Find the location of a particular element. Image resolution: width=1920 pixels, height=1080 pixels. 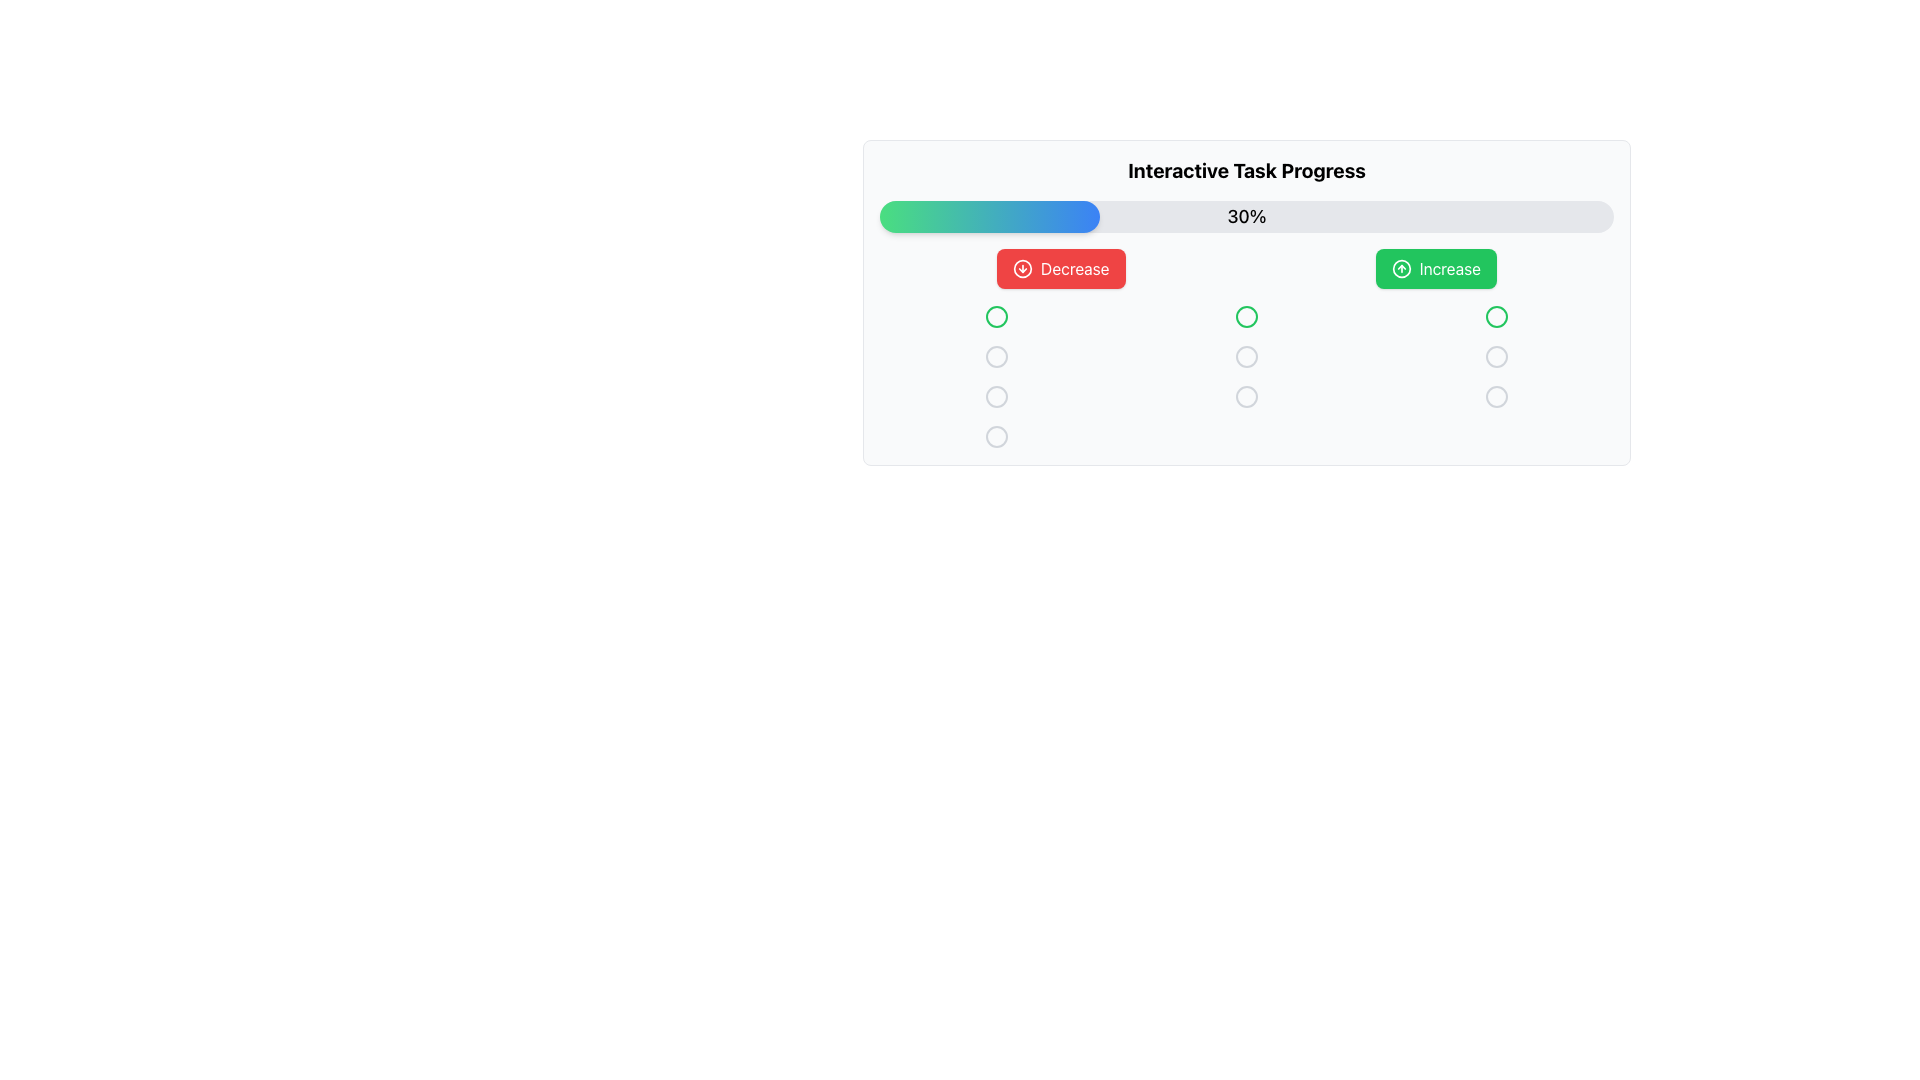

the green circular radio button located below the 'Decrease' button is located at coordinates (997, 315).